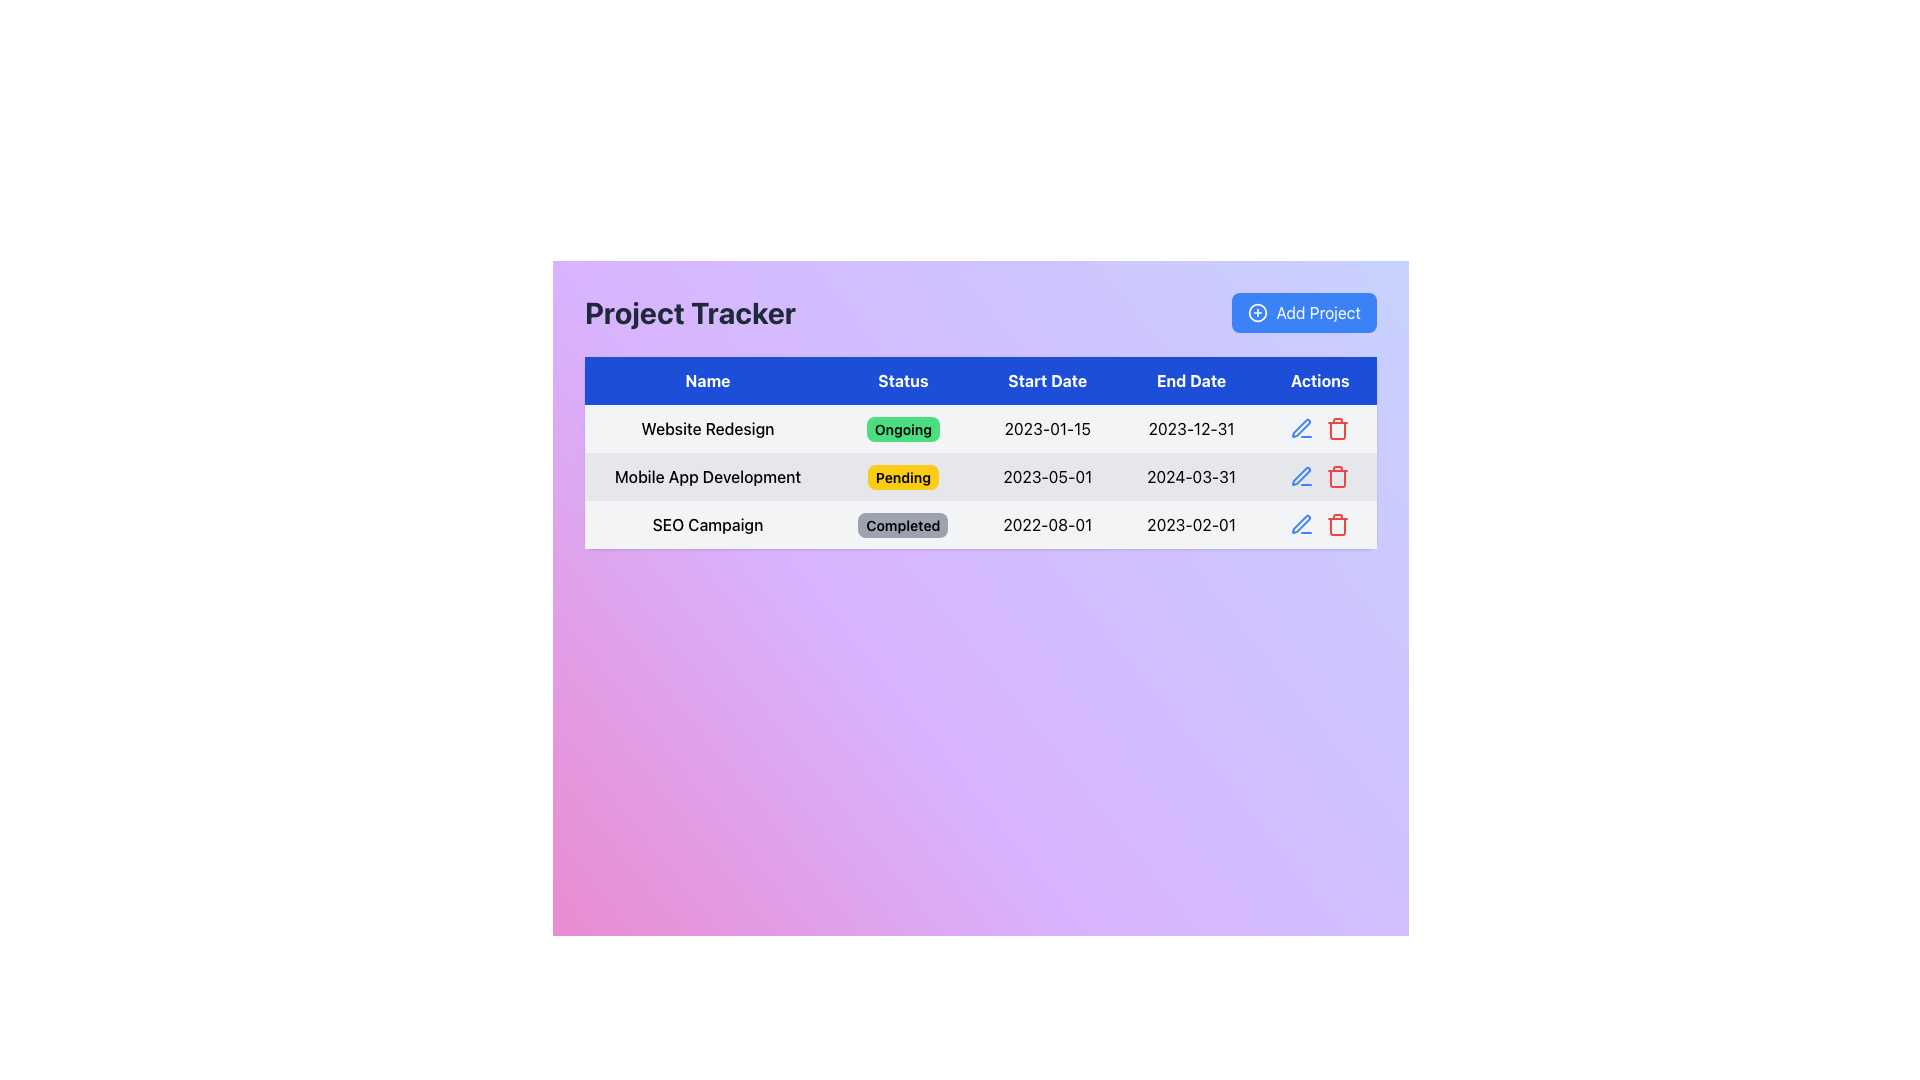 The height and width of the screenshot is (1080, 1920). Describe the element at coordinates (902, 381) in the screenshot. I see `the 'Status' column header in the table, which is the second column header located between the 'Name' and 'Start Date' headers` at that location.